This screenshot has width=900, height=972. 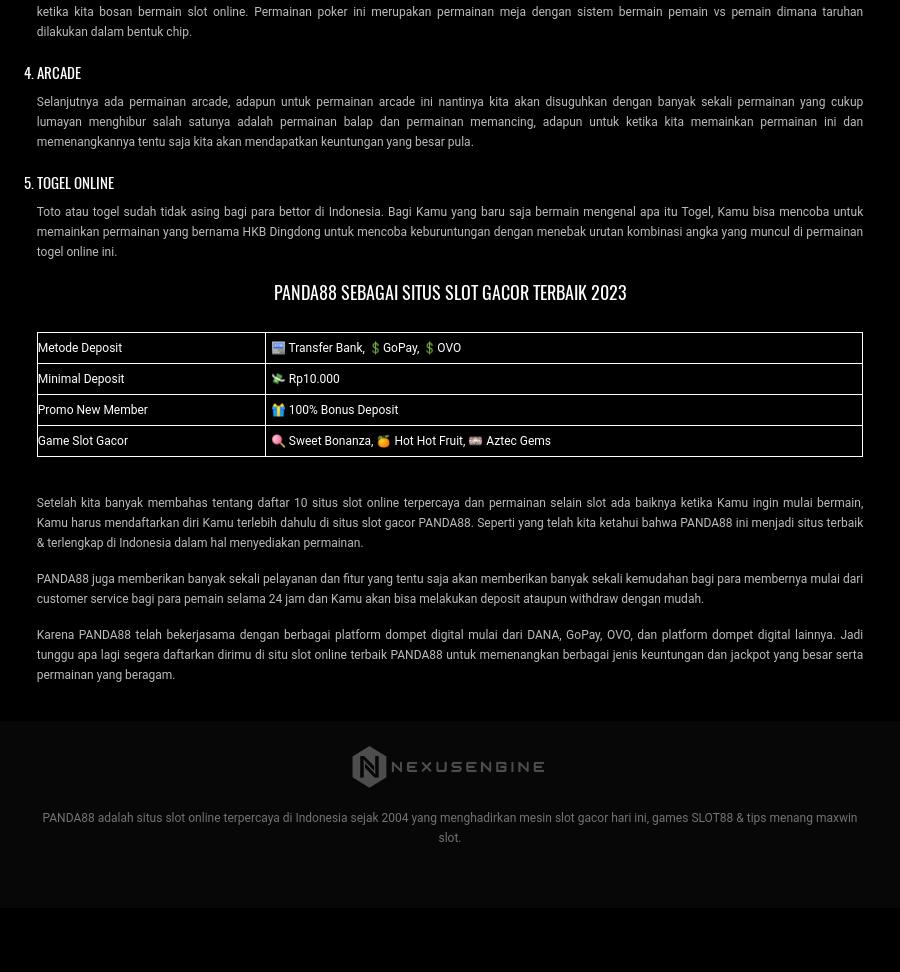 What do you see at coordinates (81, 439) in the screenshot?
I see `'Game Slot Gacor'` at bounding box center [81, 439].